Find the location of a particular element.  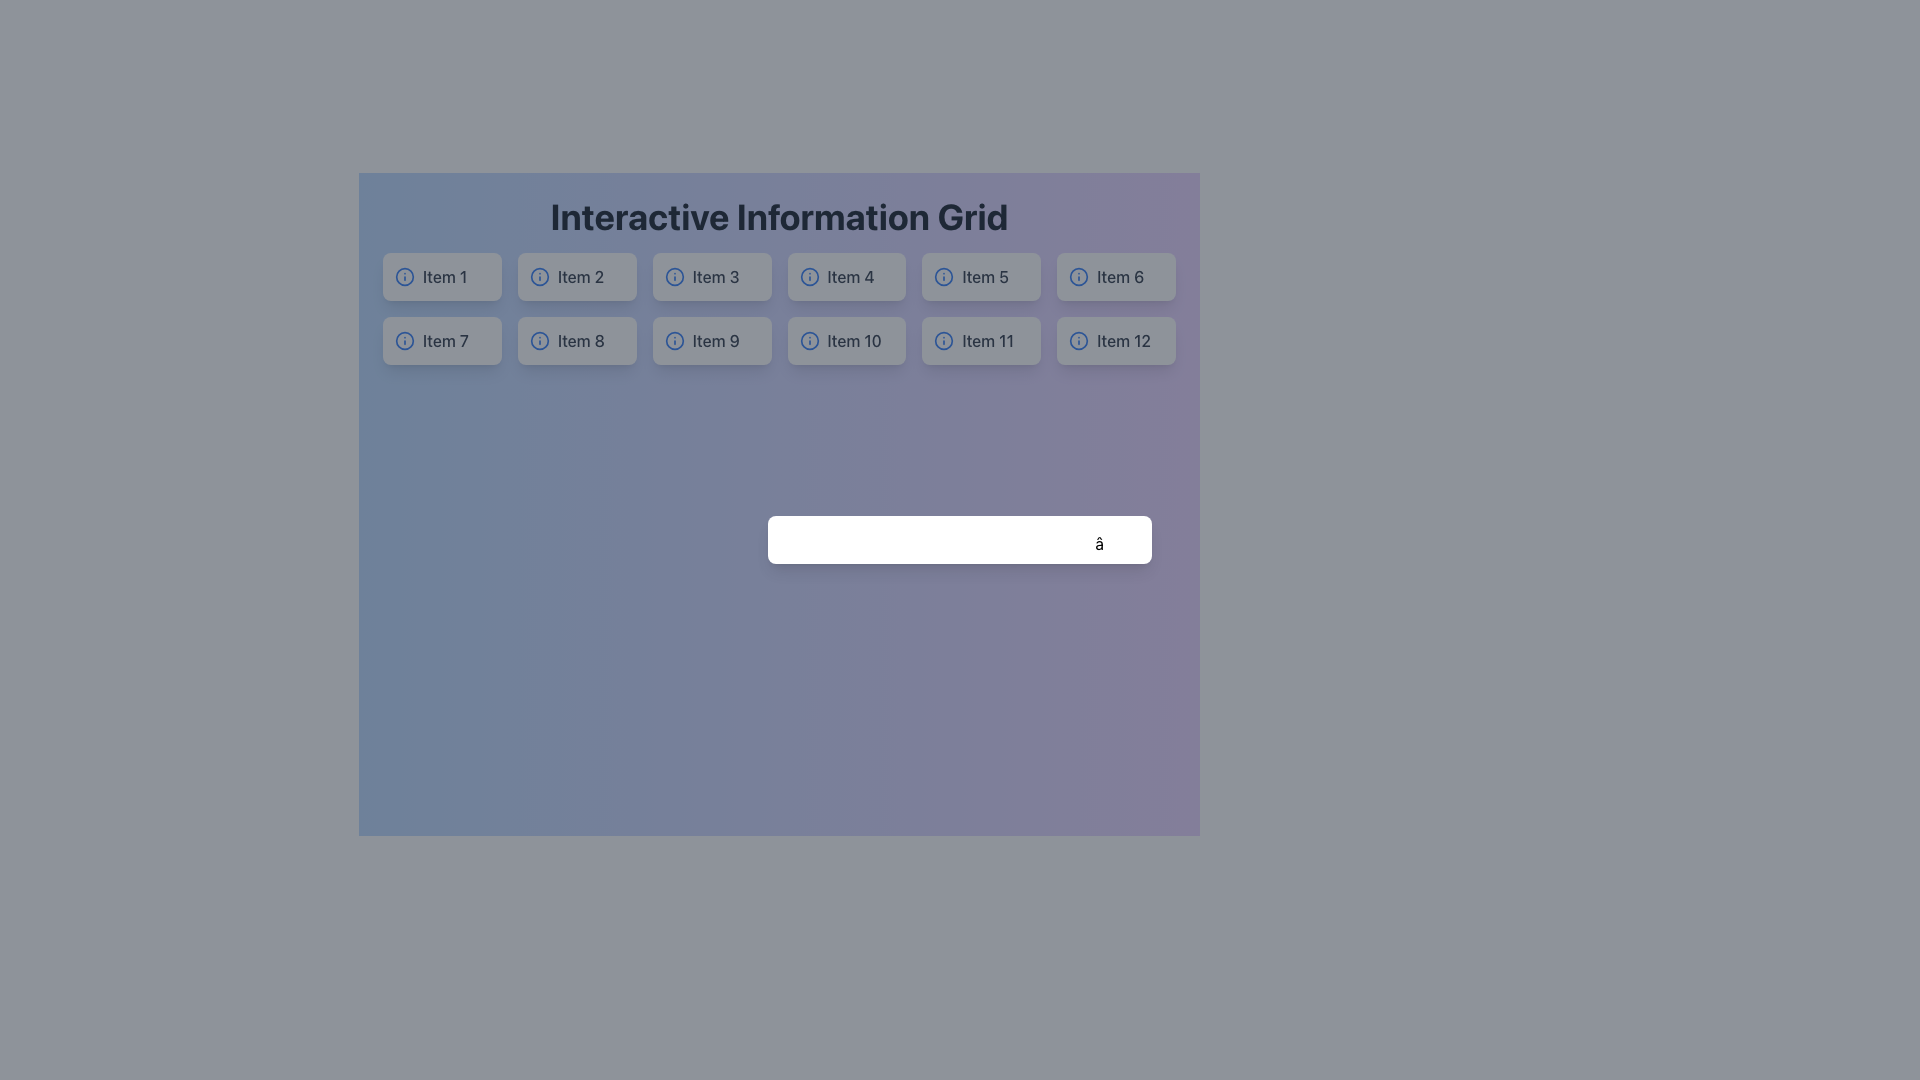

the circular information icon with a blue outline located to the left of the text label 'Item 9' in the interactive information grid is located at coordinates (674, 339).